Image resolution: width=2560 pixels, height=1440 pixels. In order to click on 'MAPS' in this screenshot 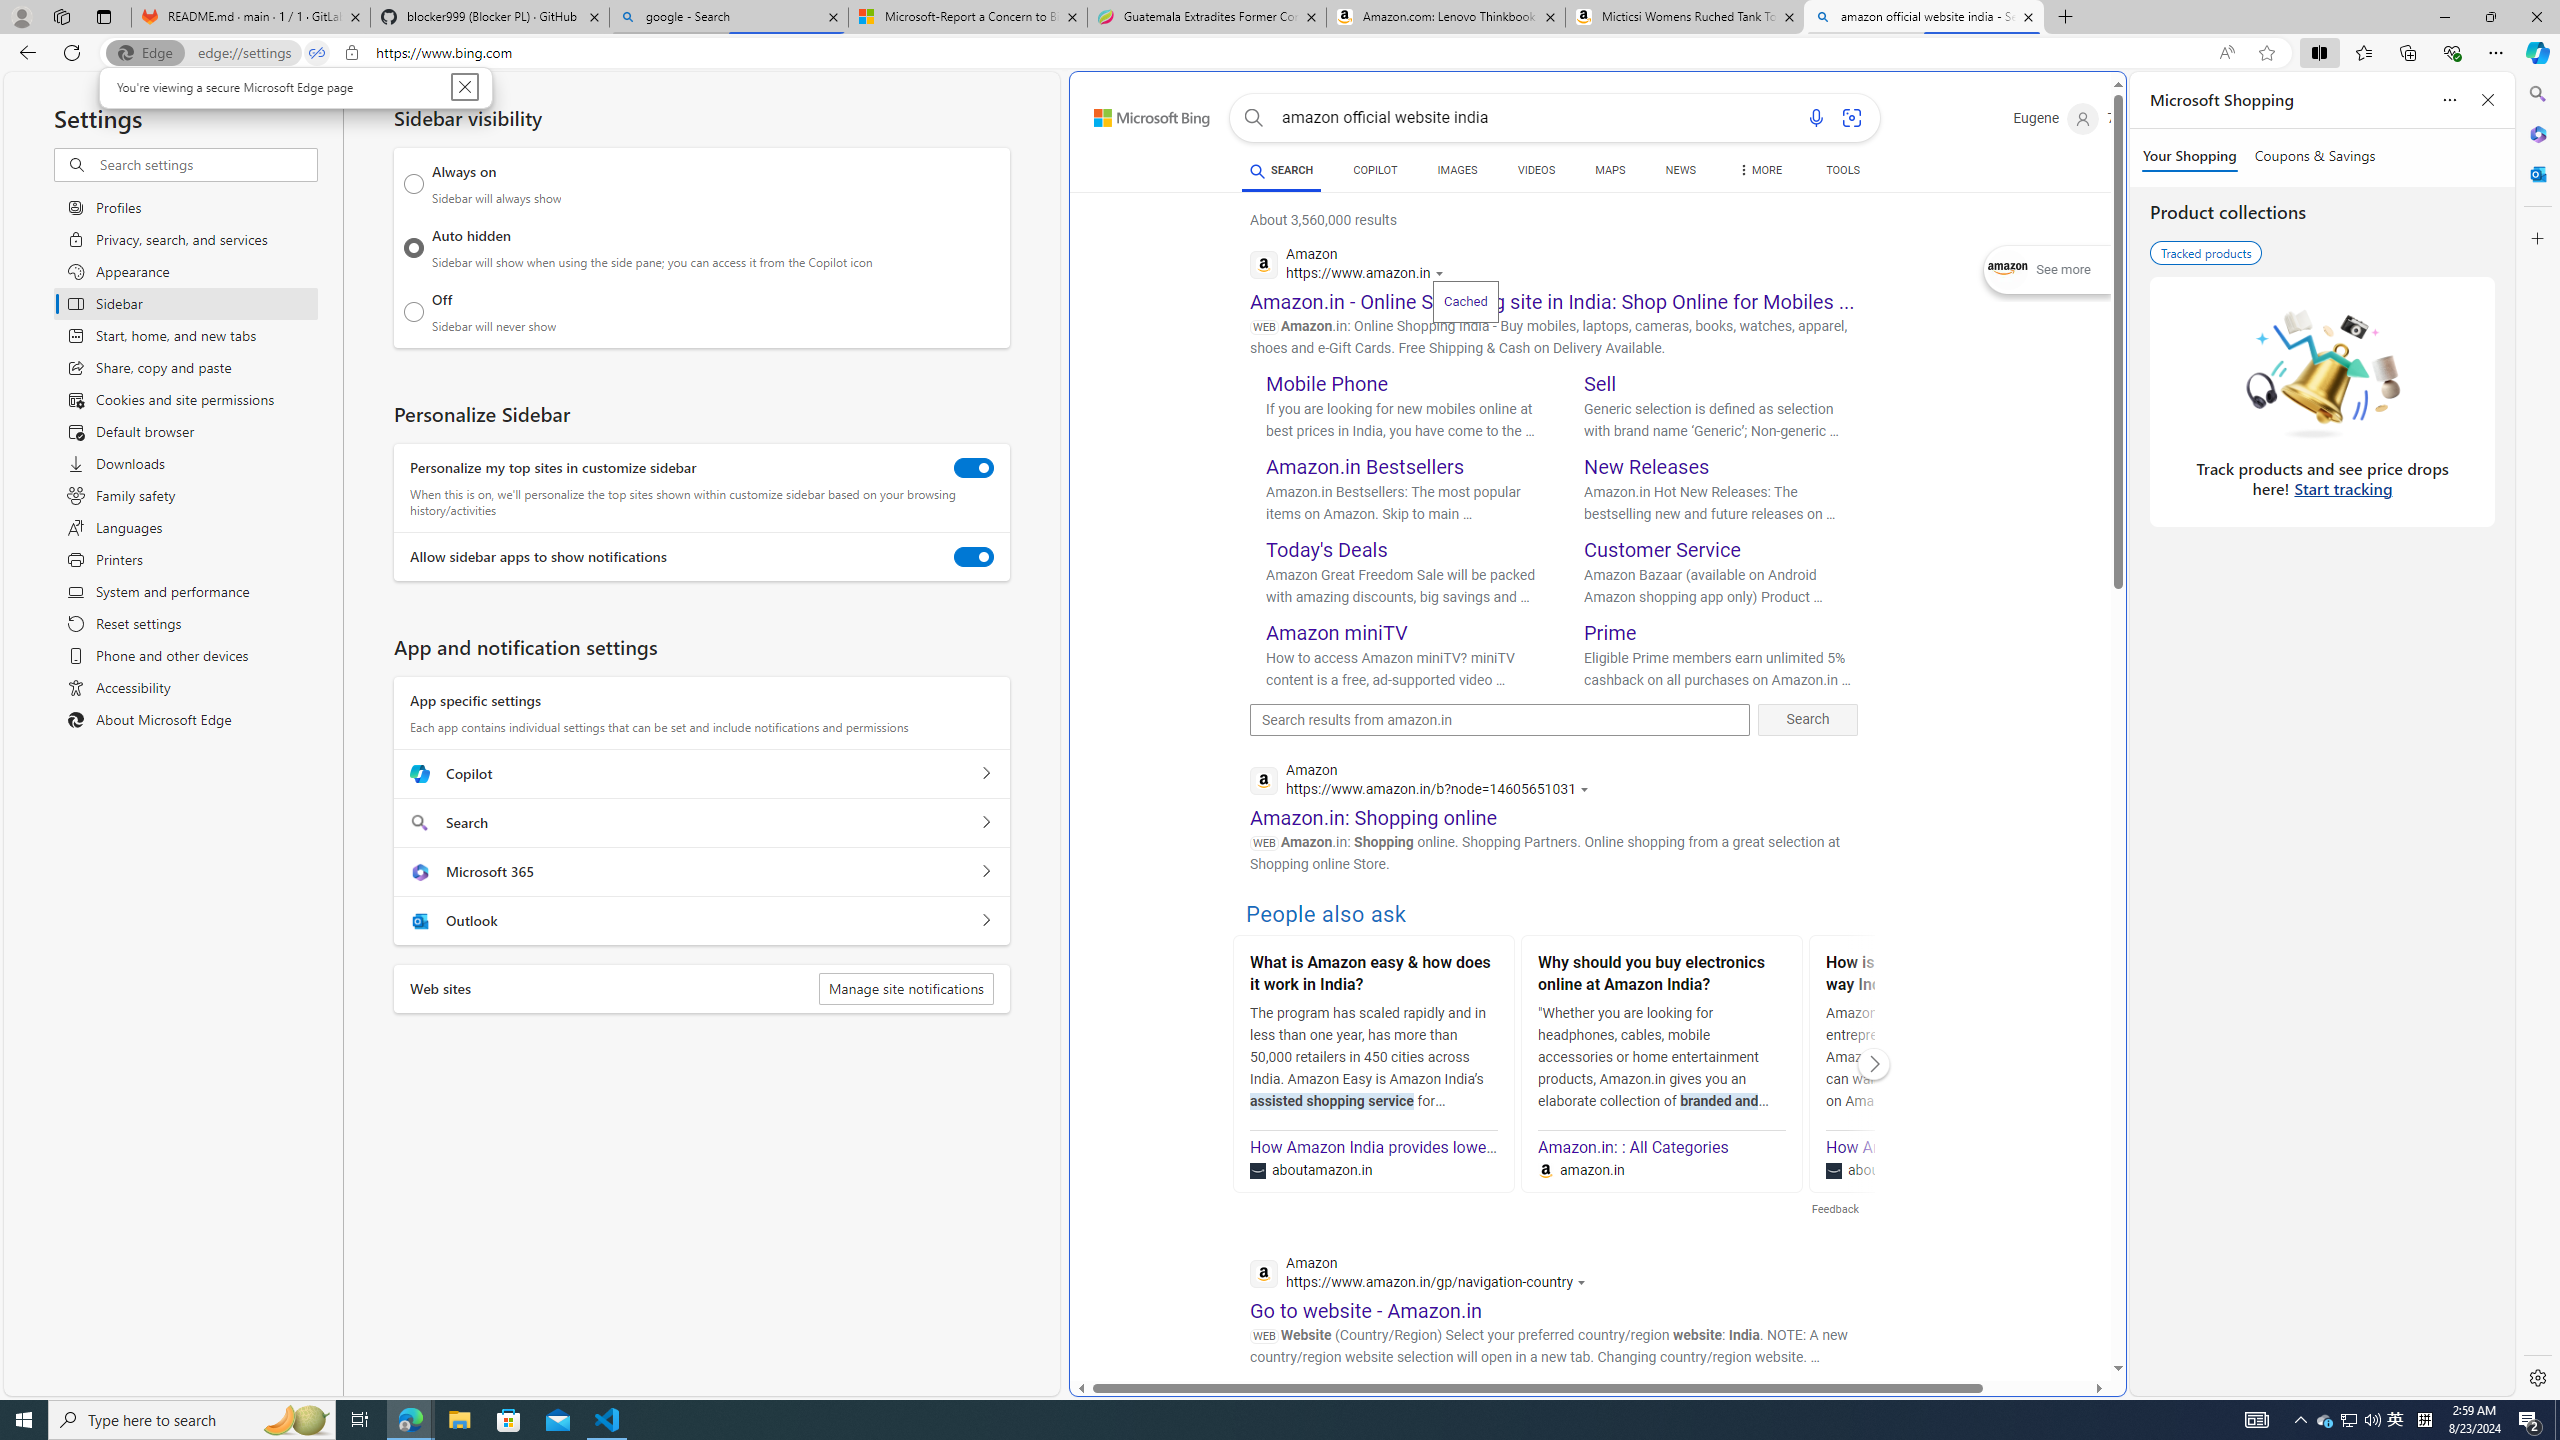, I will do `click(1610, 172)`.